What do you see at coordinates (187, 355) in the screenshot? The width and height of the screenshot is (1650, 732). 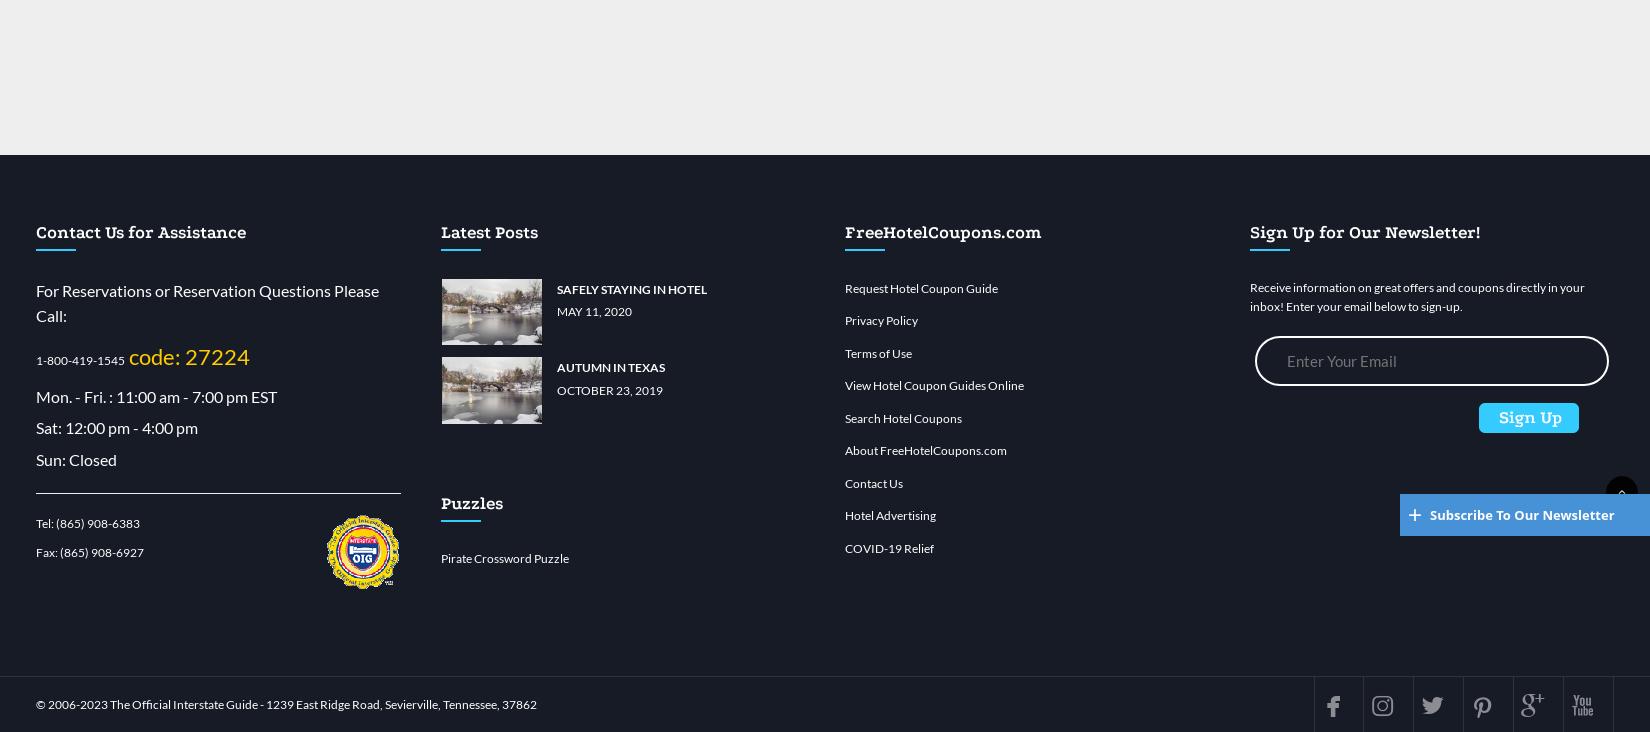 I see `'code: 27224'` at bounding box center [187, 355].